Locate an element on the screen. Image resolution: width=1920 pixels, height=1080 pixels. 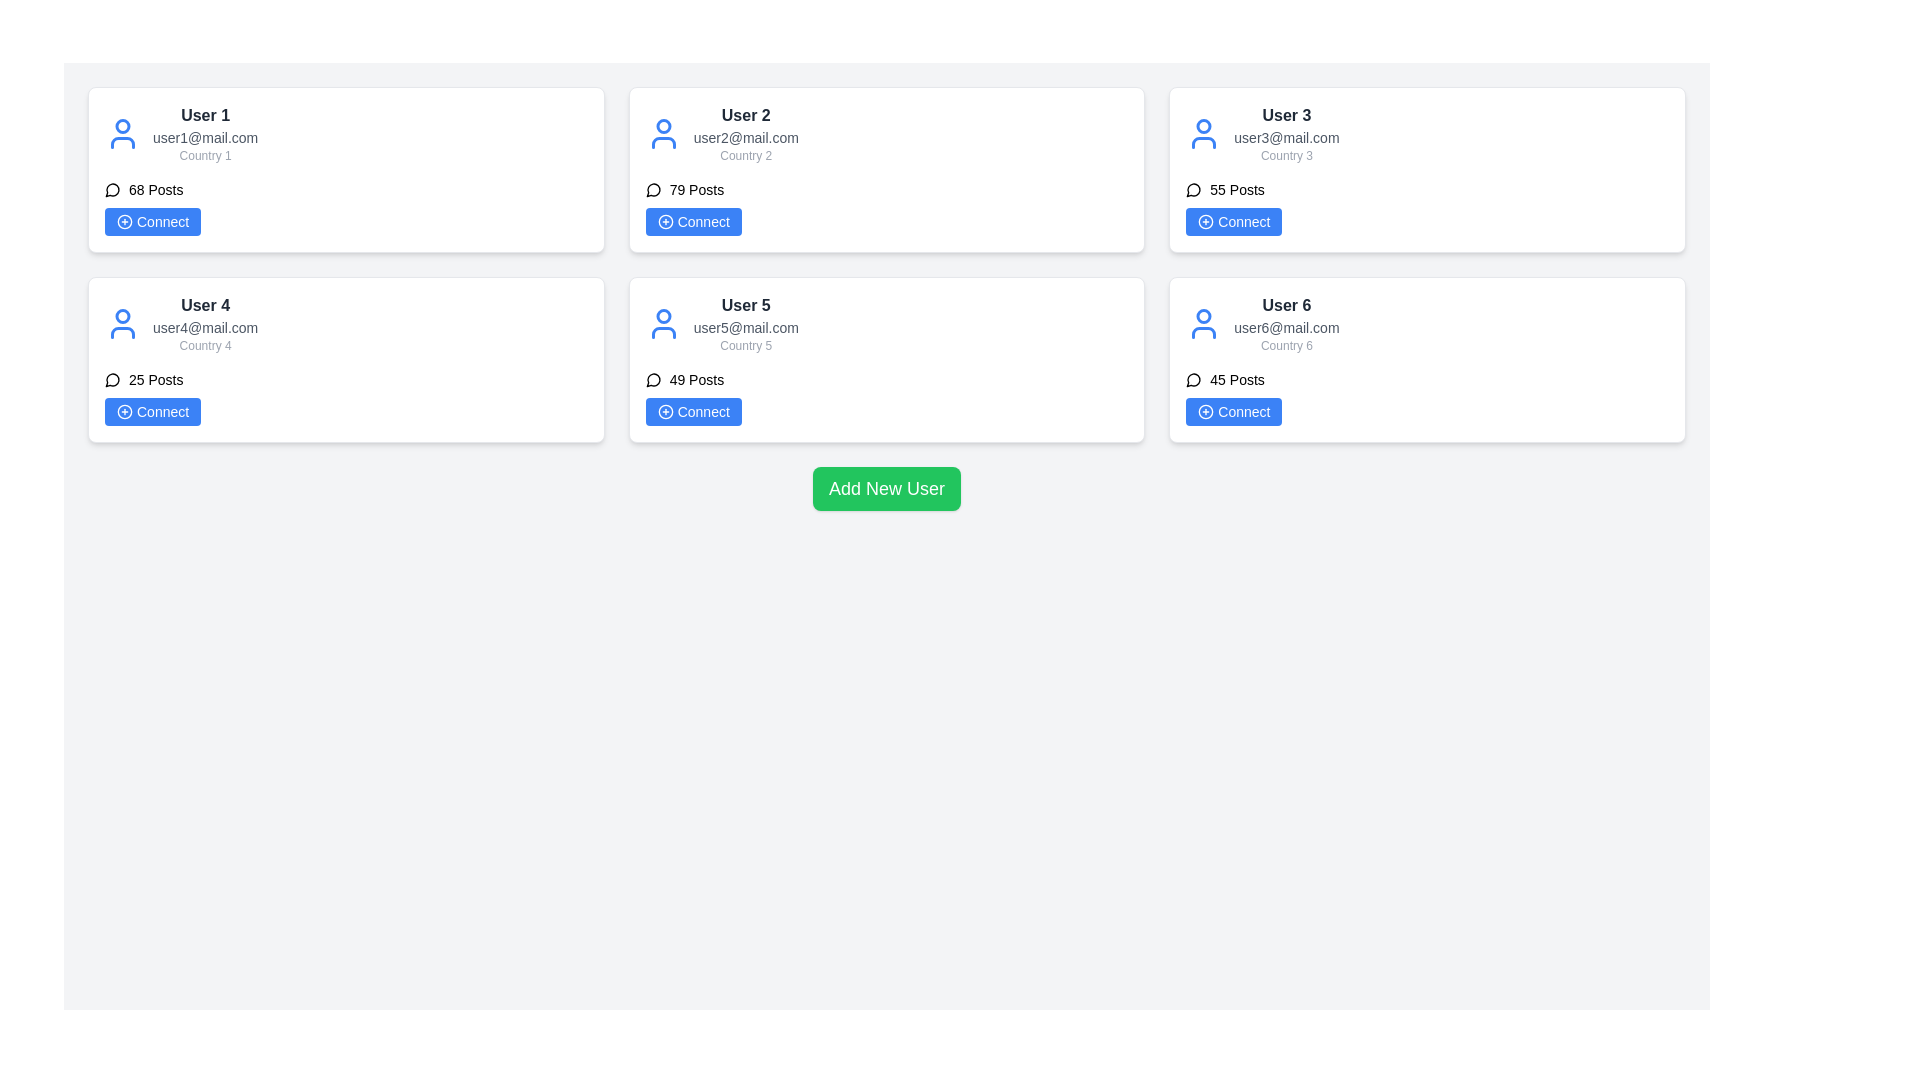
the speech bubble icon located to the left of '68 Posts', which is styled with thin lines in a minimalist design is located at coordinates (112, 189).